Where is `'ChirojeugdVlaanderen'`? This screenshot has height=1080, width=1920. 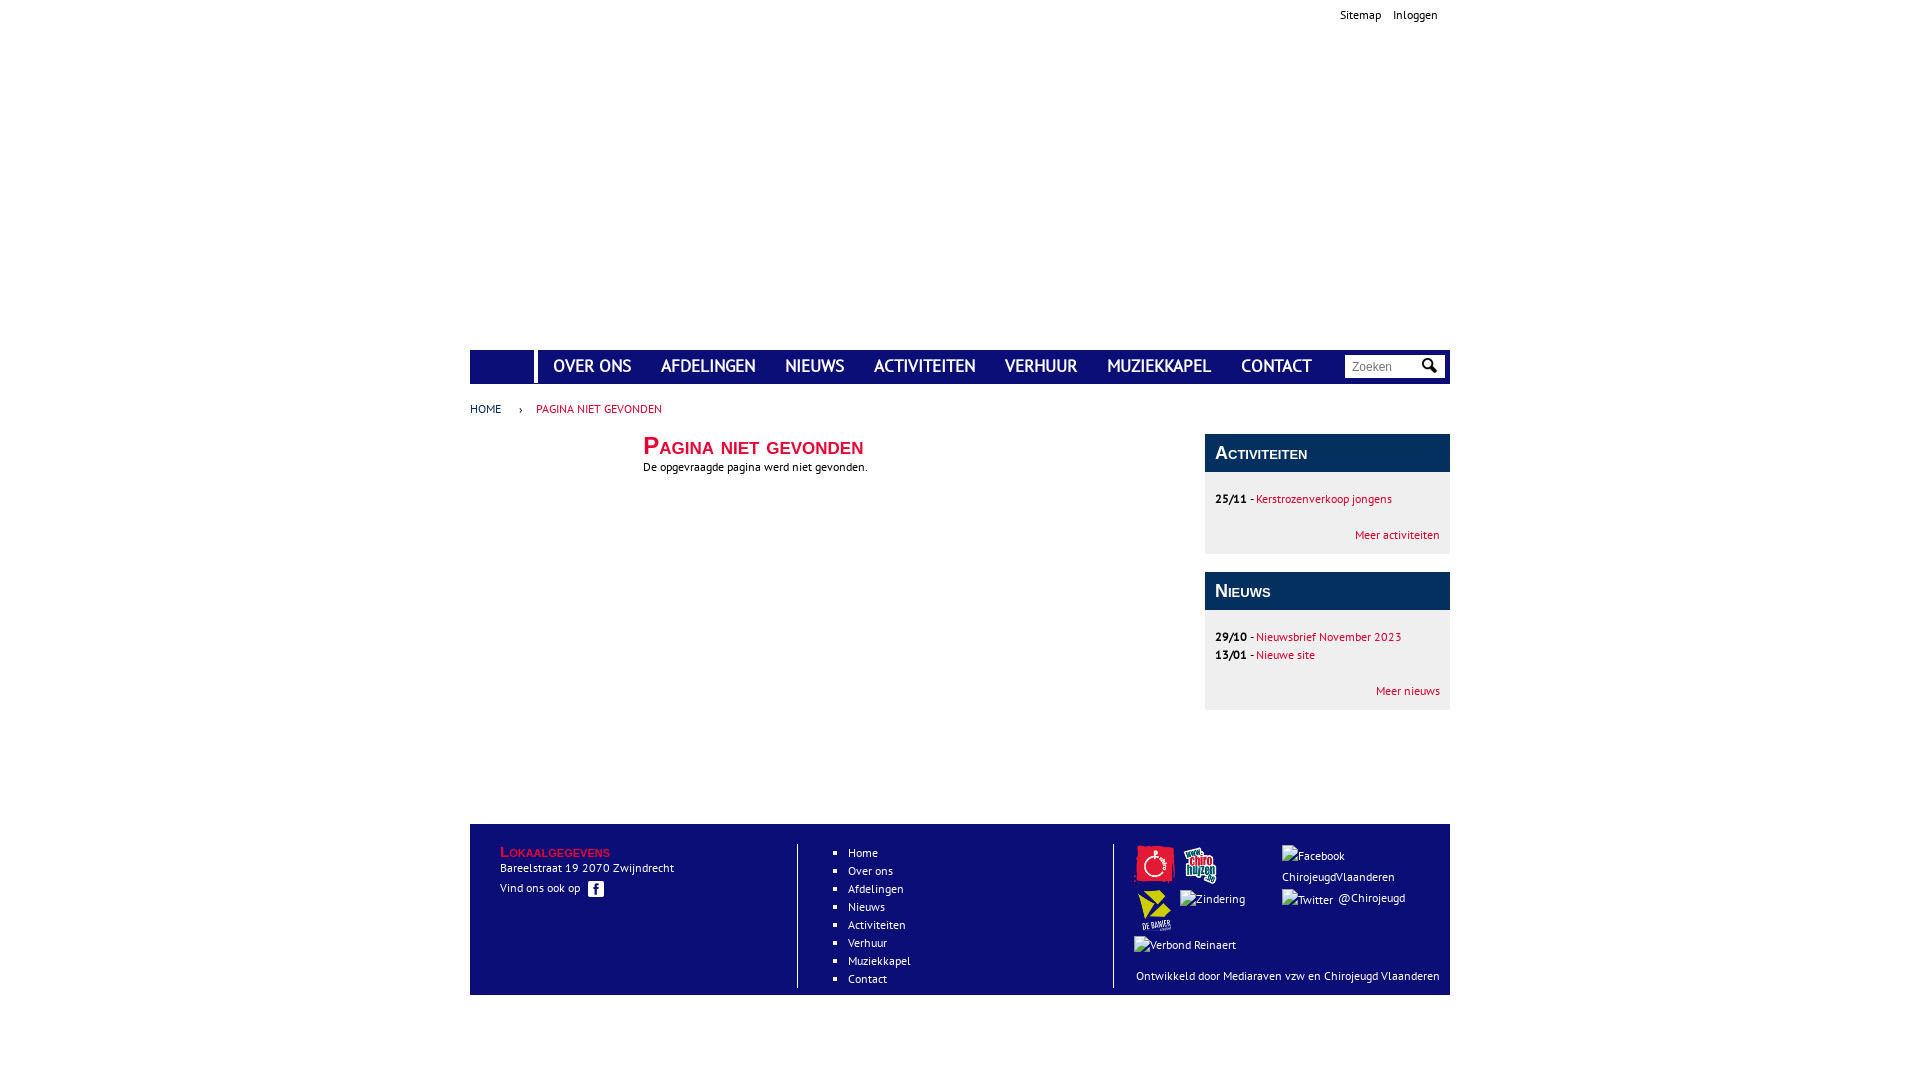
'ChirojeugdVlaanderen' is located at coordinates (1356, 865).